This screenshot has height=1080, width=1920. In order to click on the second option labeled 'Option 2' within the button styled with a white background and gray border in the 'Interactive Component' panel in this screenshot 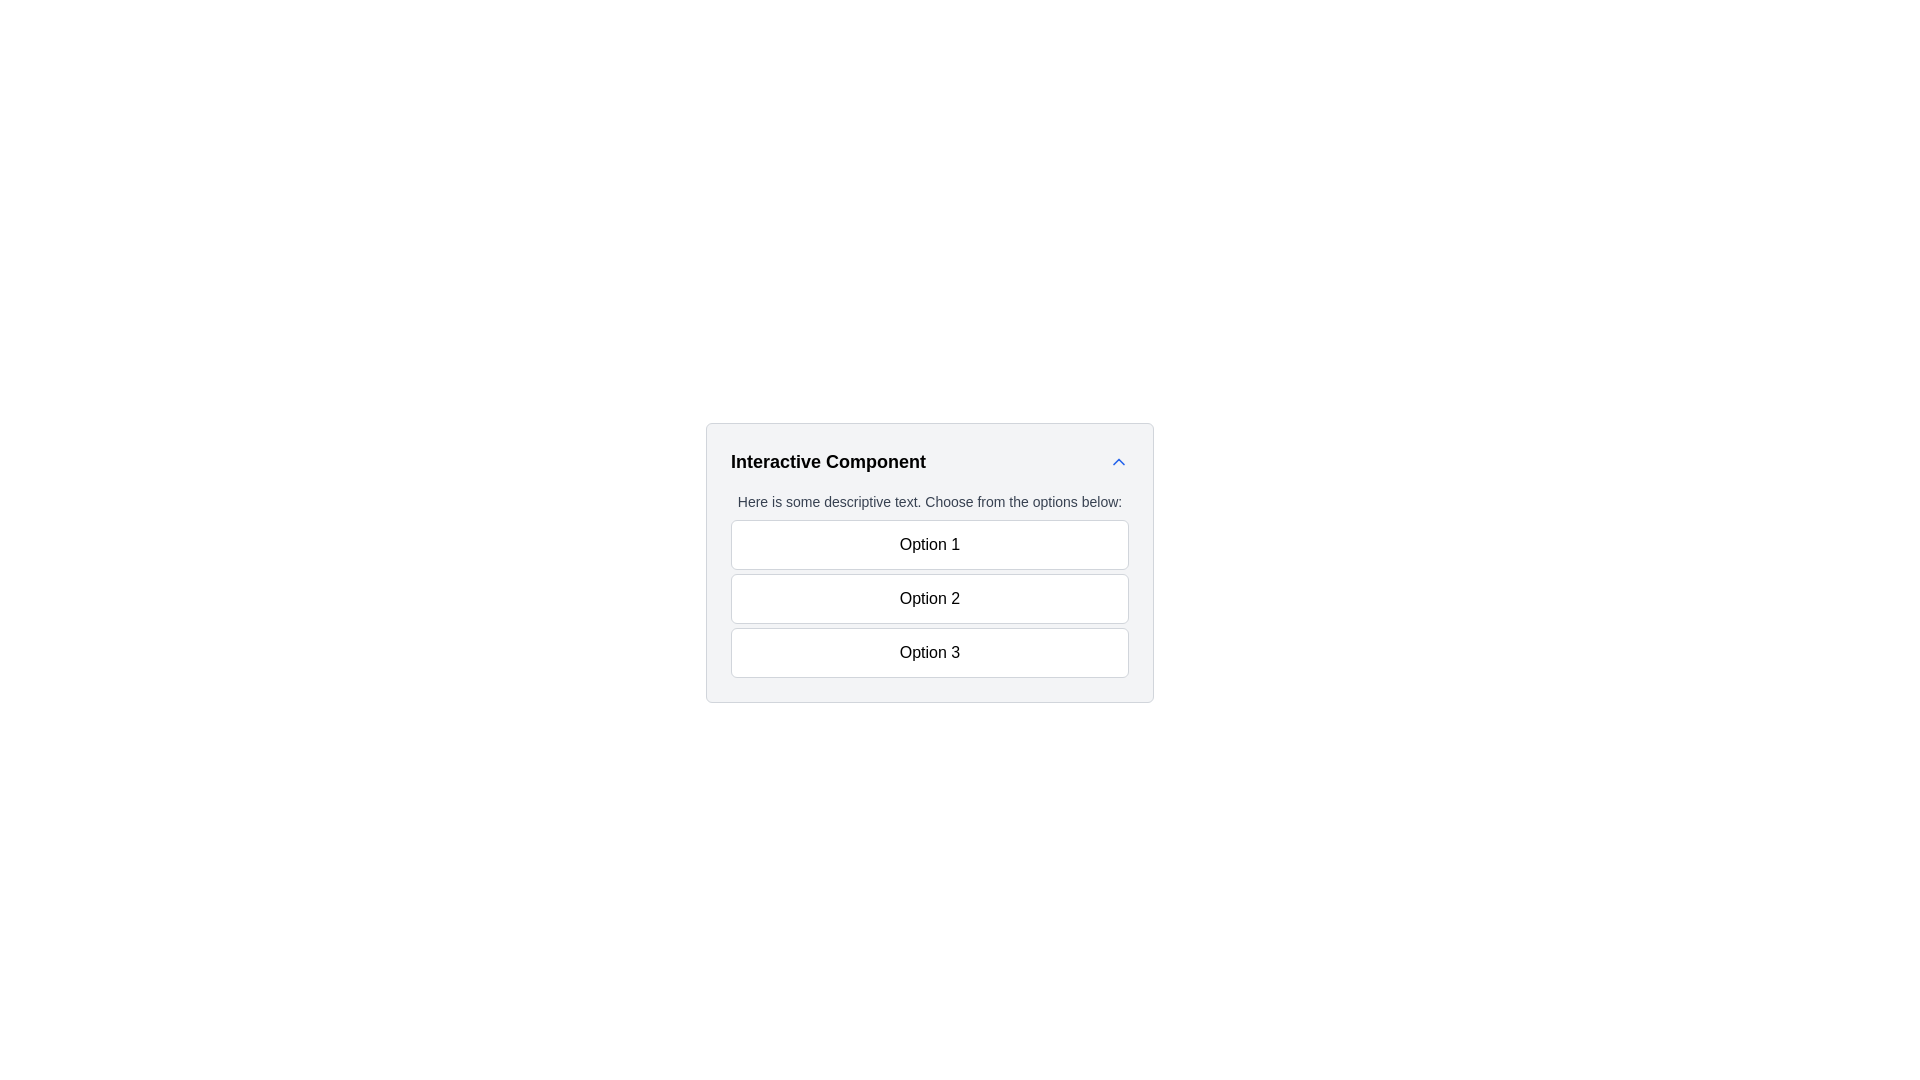, I will do `click(1015, 597)`.